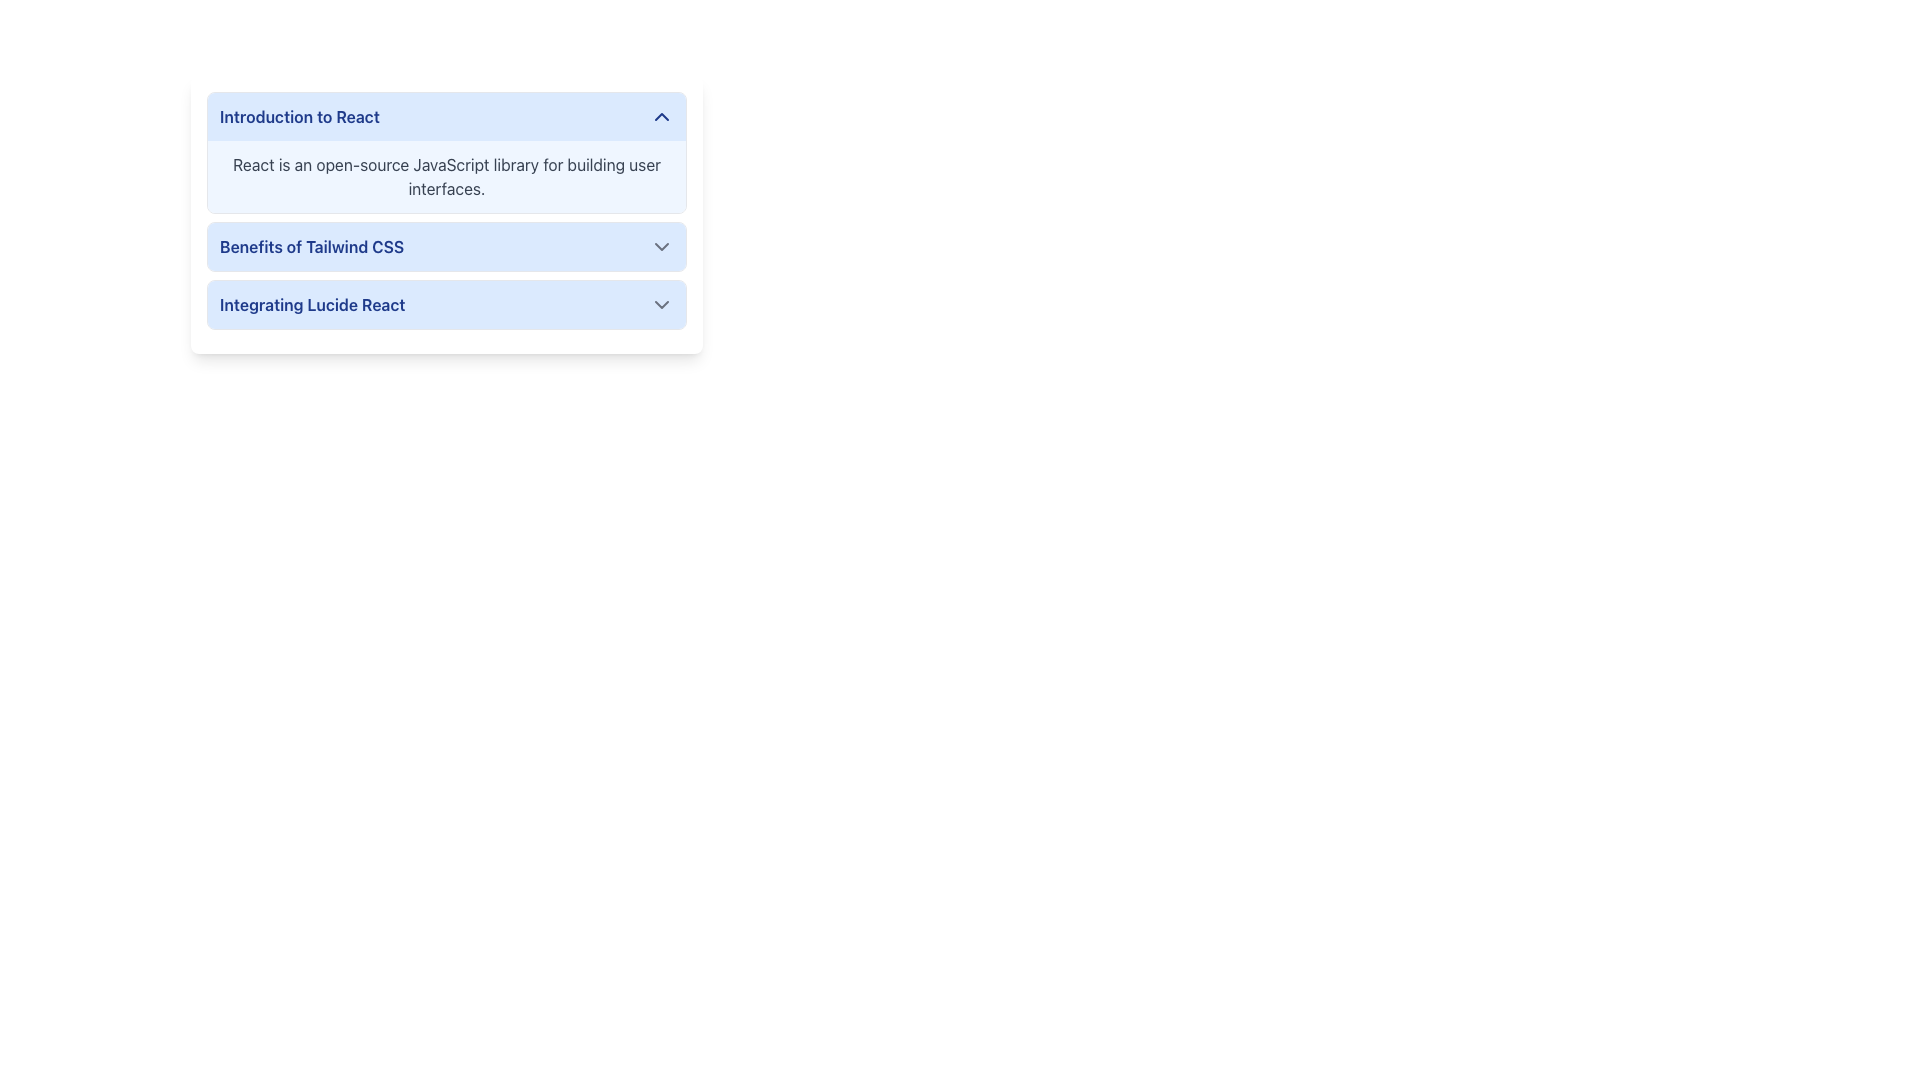 The image size is (1920, 1080). What do you see at coordinates (445, 176) in the screenshot?
I see `the static text block providing informative content about React, located beneath the 'Introduction to React' header` at bounding box center [445, 176].